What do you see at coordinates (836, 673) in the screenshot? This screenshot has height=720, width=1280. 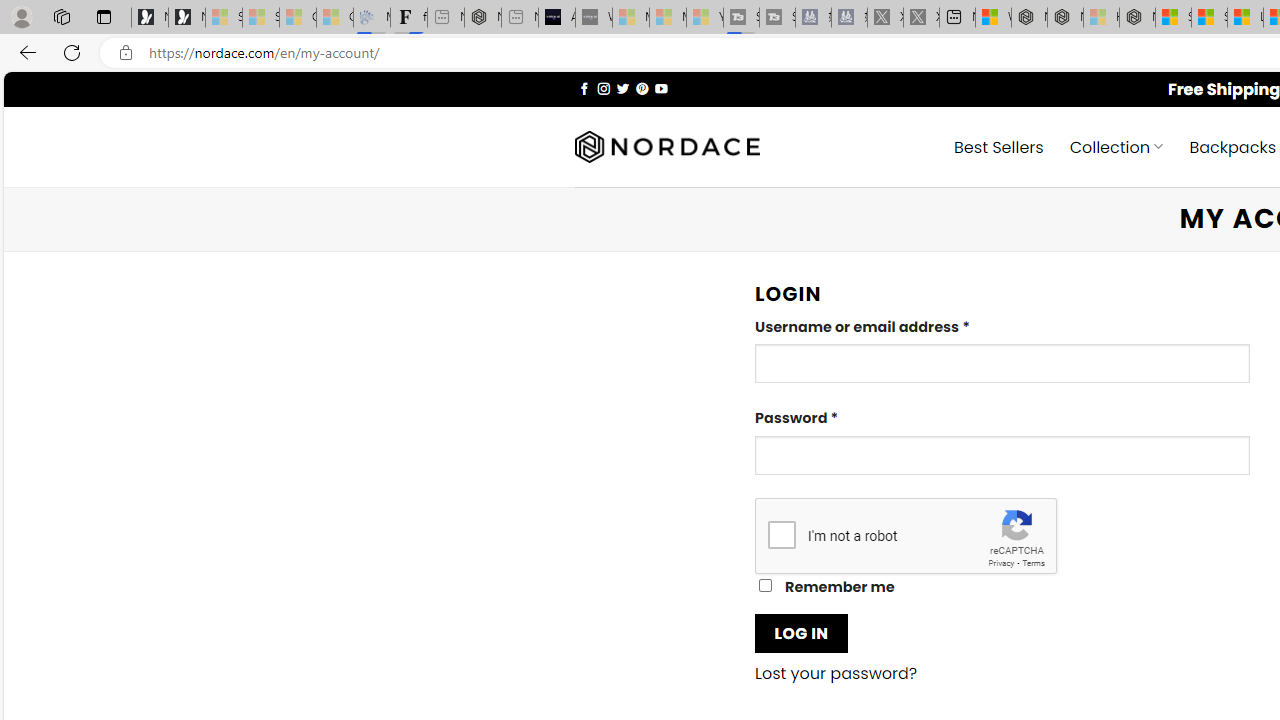 I see `'Lost your password?'` at bounding box center [836, 673].